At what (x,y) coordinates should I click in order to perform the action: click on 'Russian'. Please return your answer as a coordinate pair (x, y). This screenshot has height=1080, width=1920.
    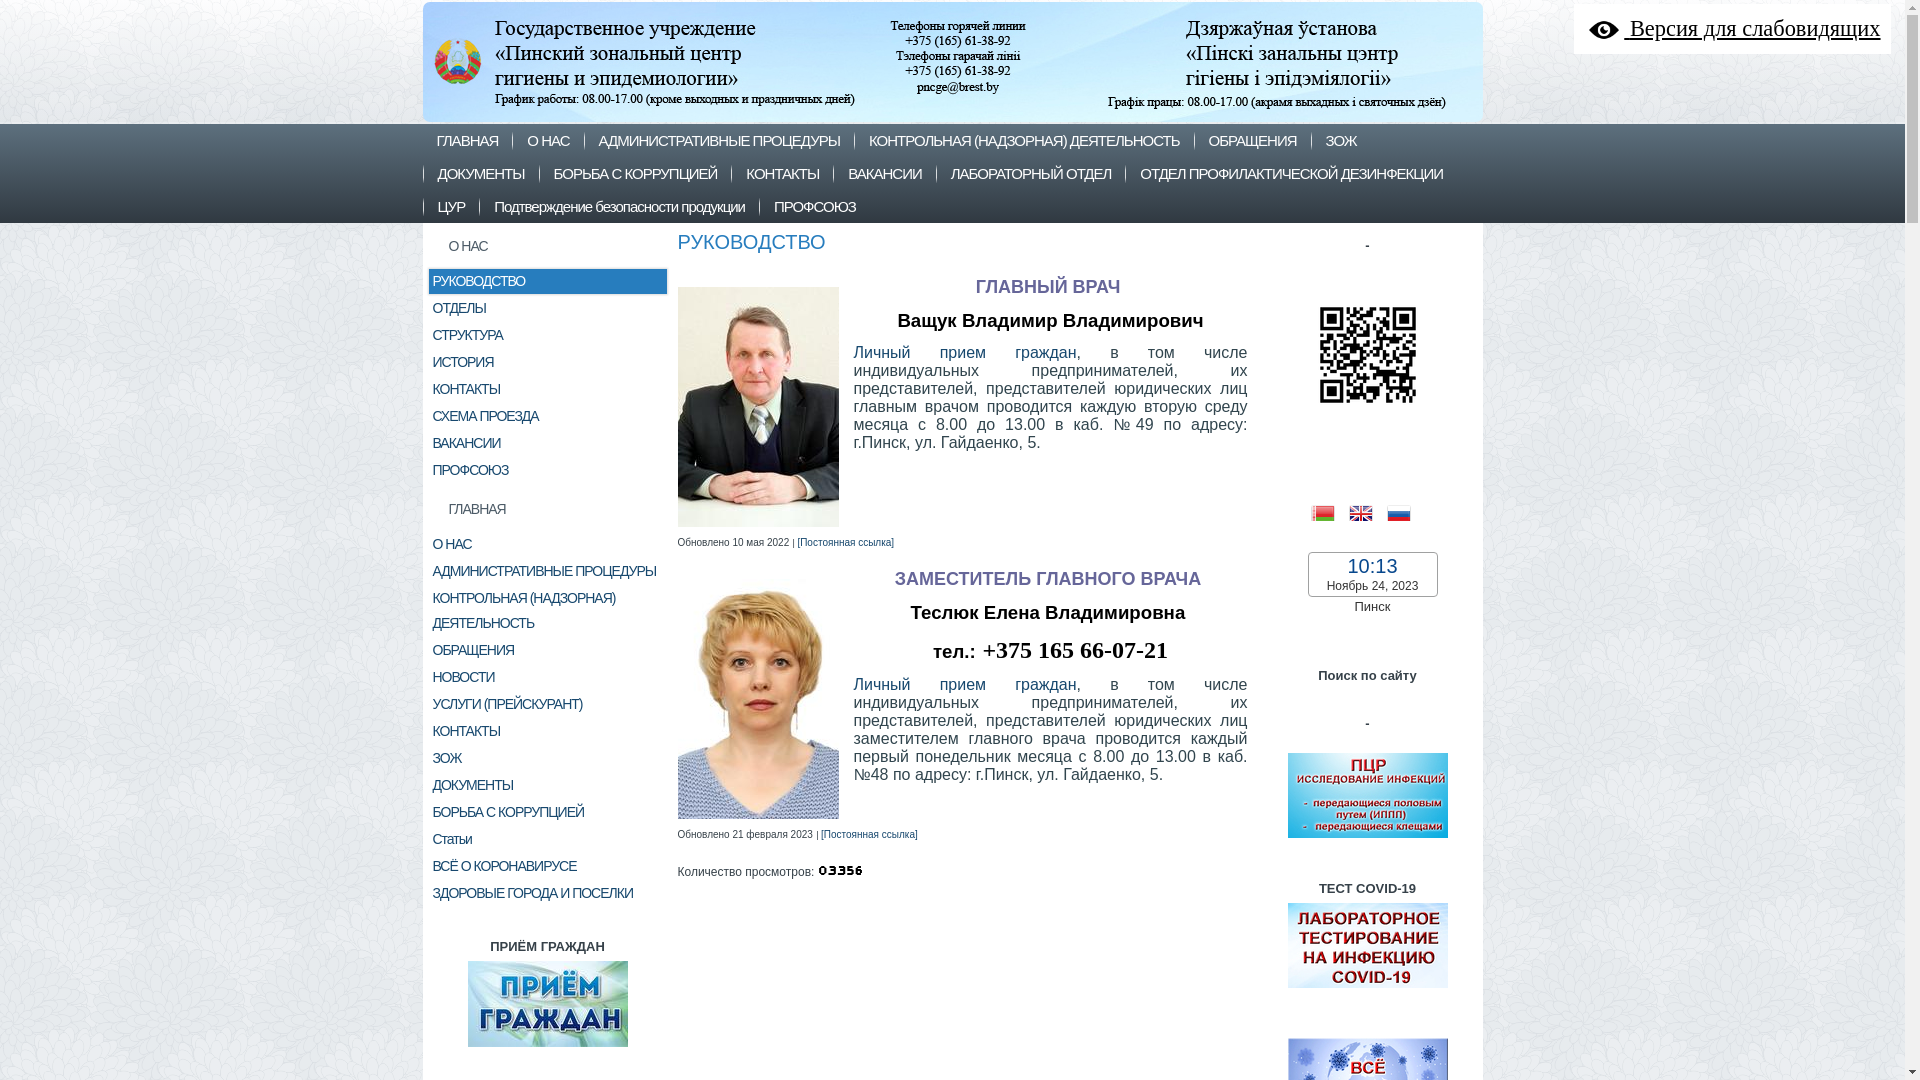
    Looking at the image, I should click on (1404, 510).